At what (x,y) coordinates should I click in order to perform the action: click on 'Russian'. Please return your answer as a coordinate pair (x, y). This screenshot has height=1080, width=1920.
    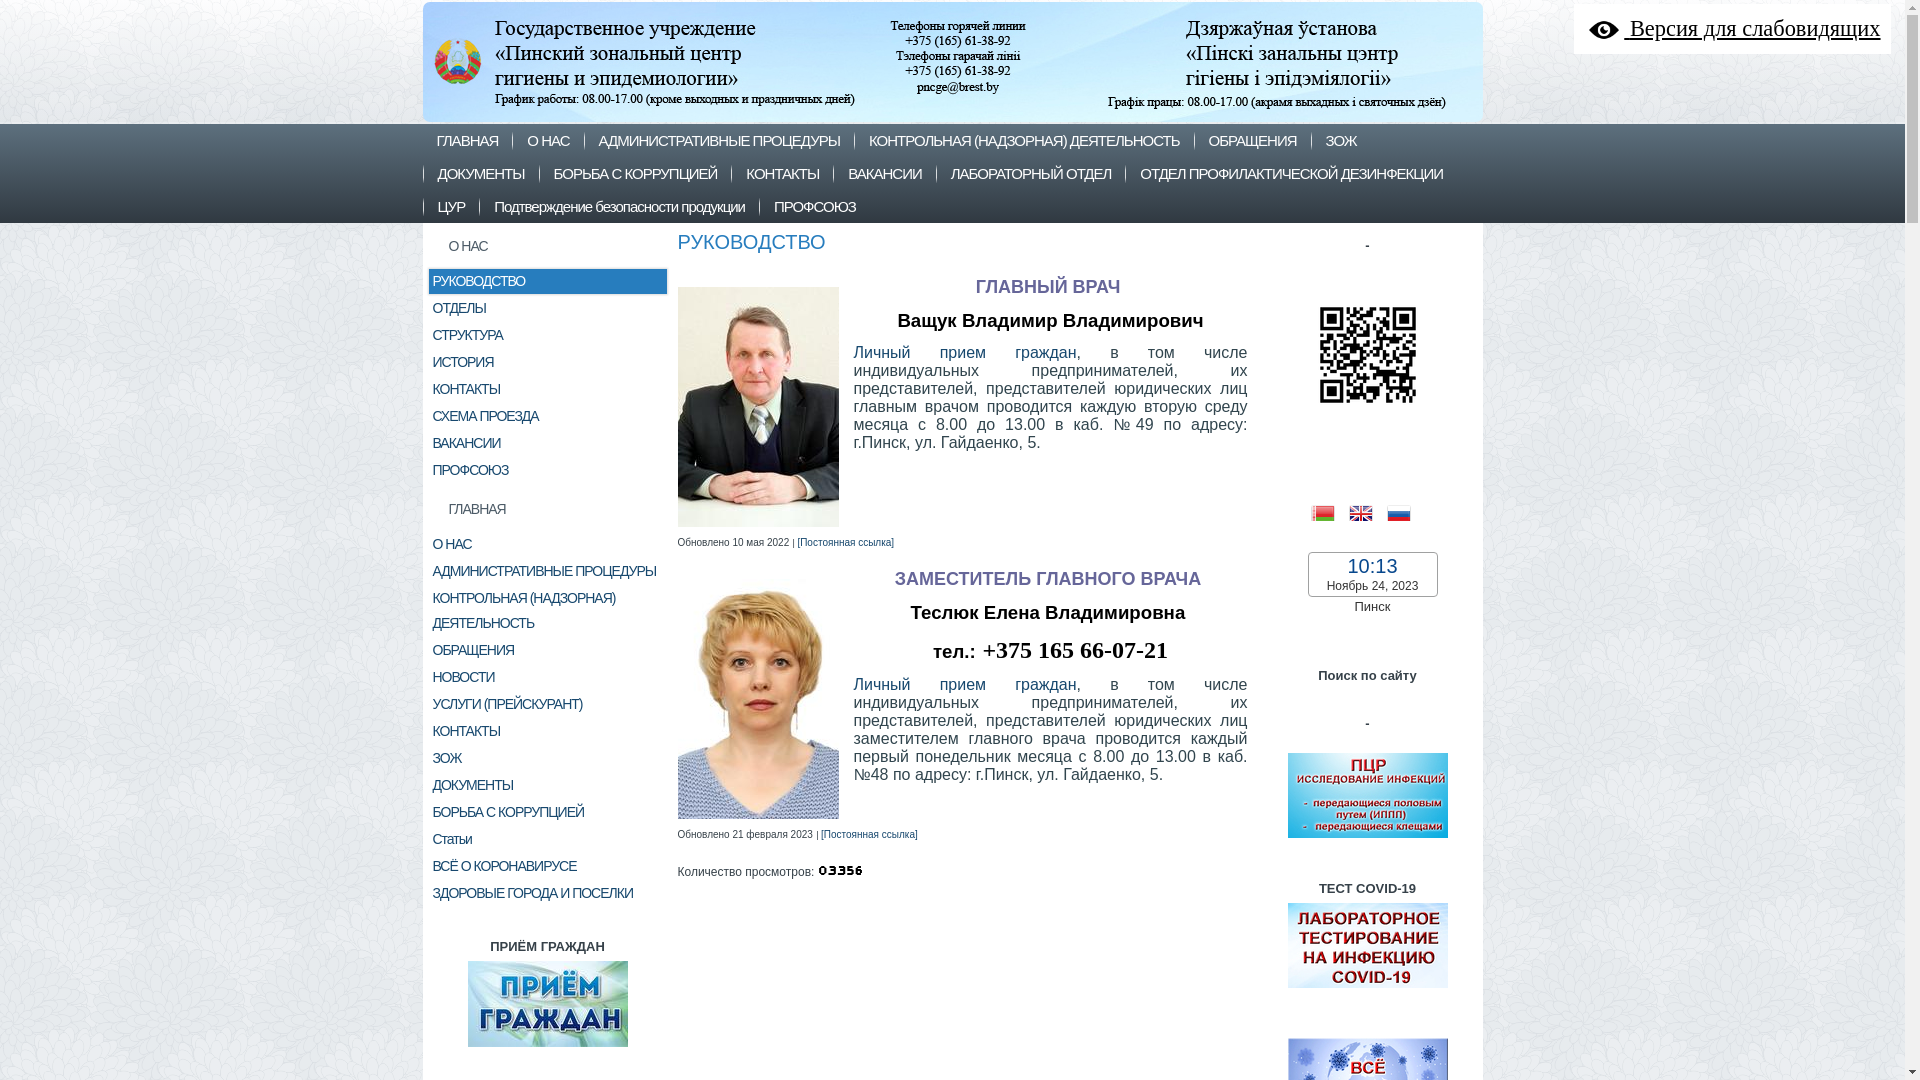
    Looking at the image, I should click on (1404, 510).